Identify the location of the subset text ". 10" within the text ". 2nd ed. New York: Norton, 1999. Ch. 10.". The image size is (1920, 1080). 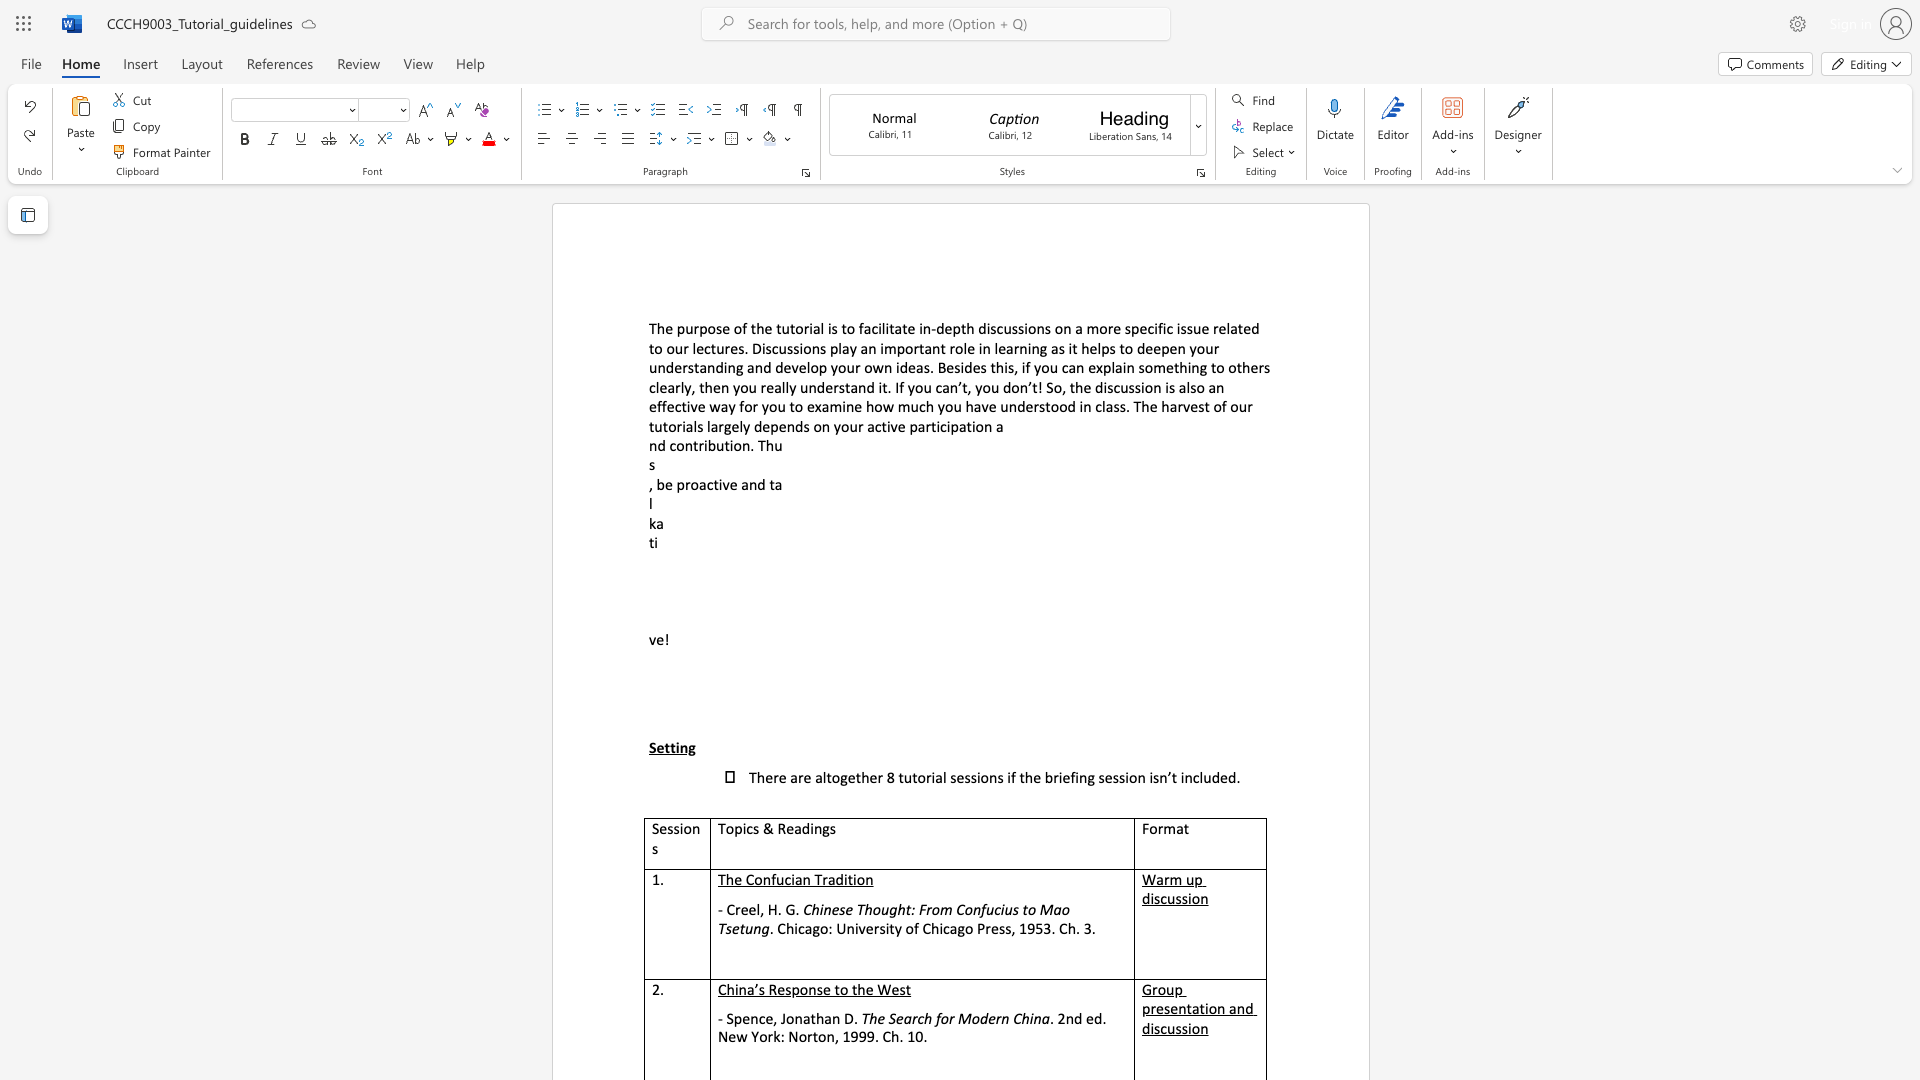
(898, 1035).